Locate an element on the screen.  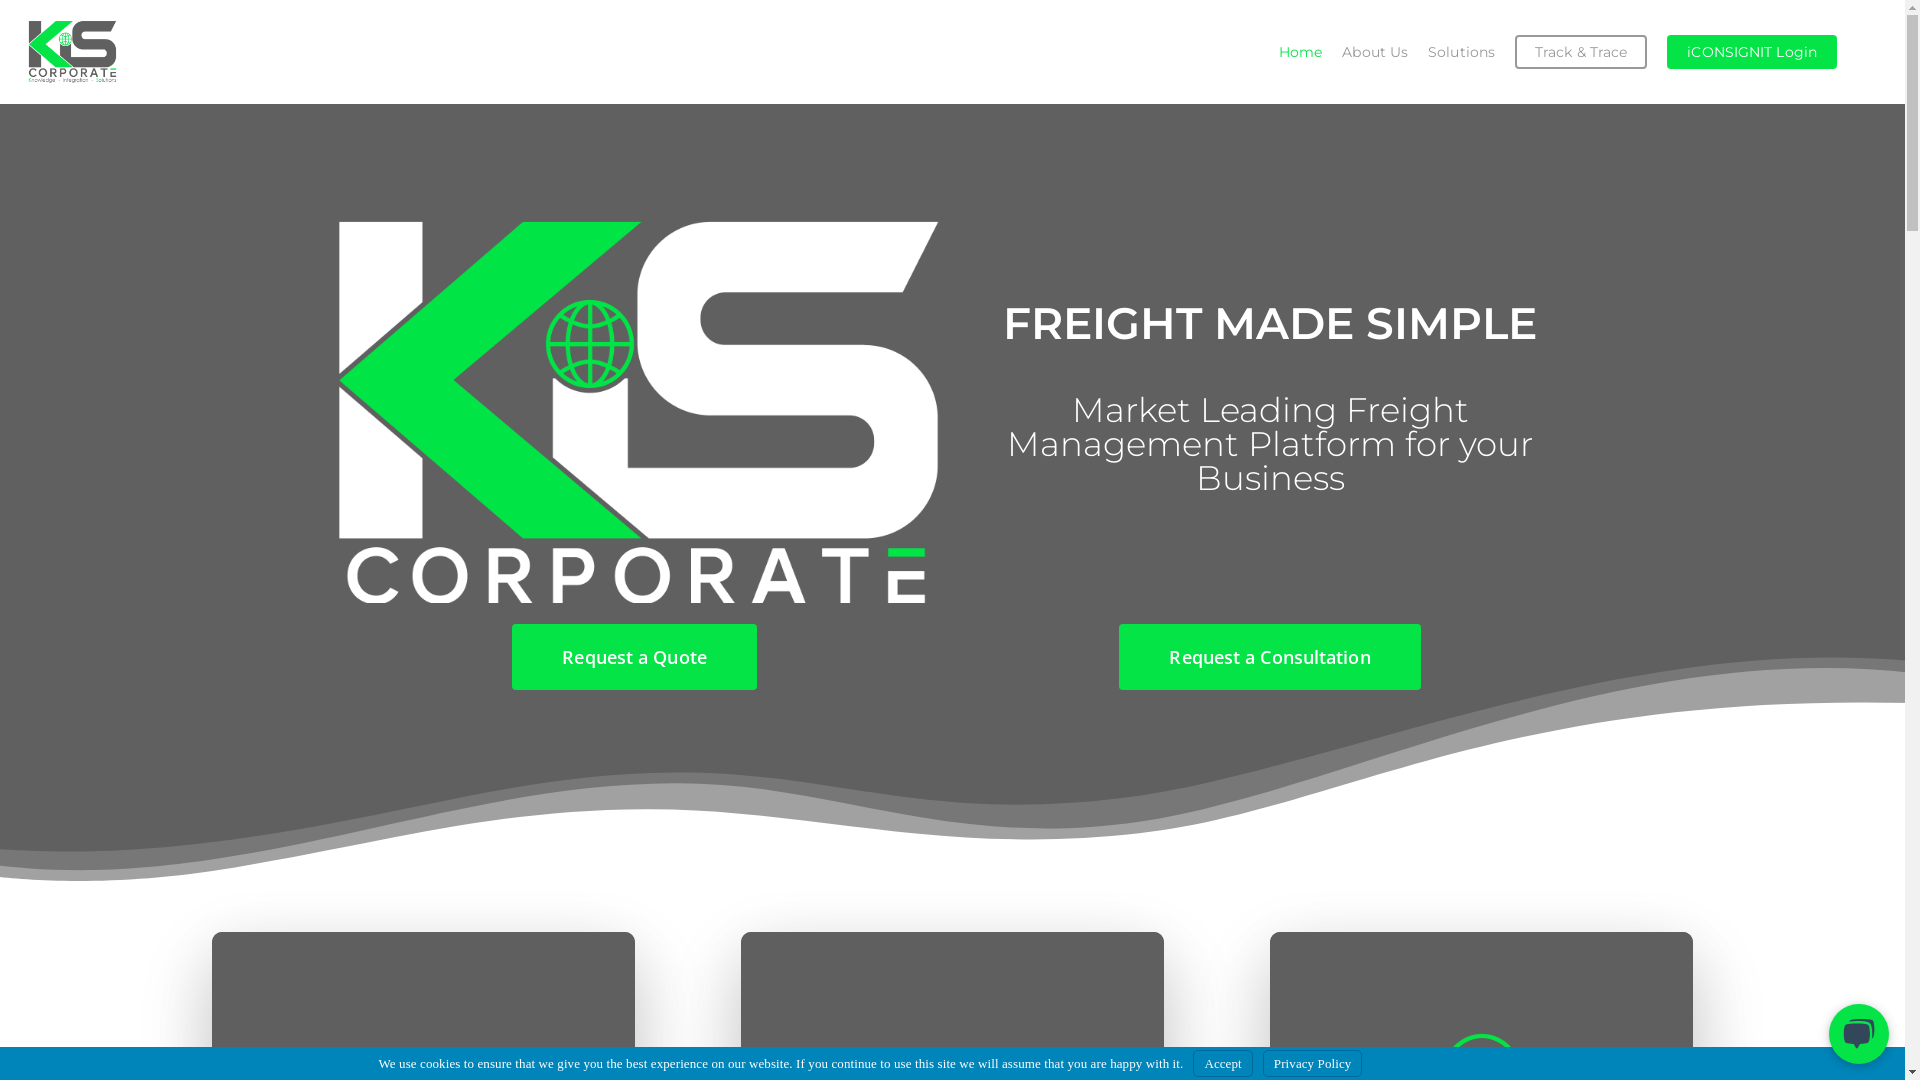
'Privacy Policy' is located at coordinates (1313, 1062).